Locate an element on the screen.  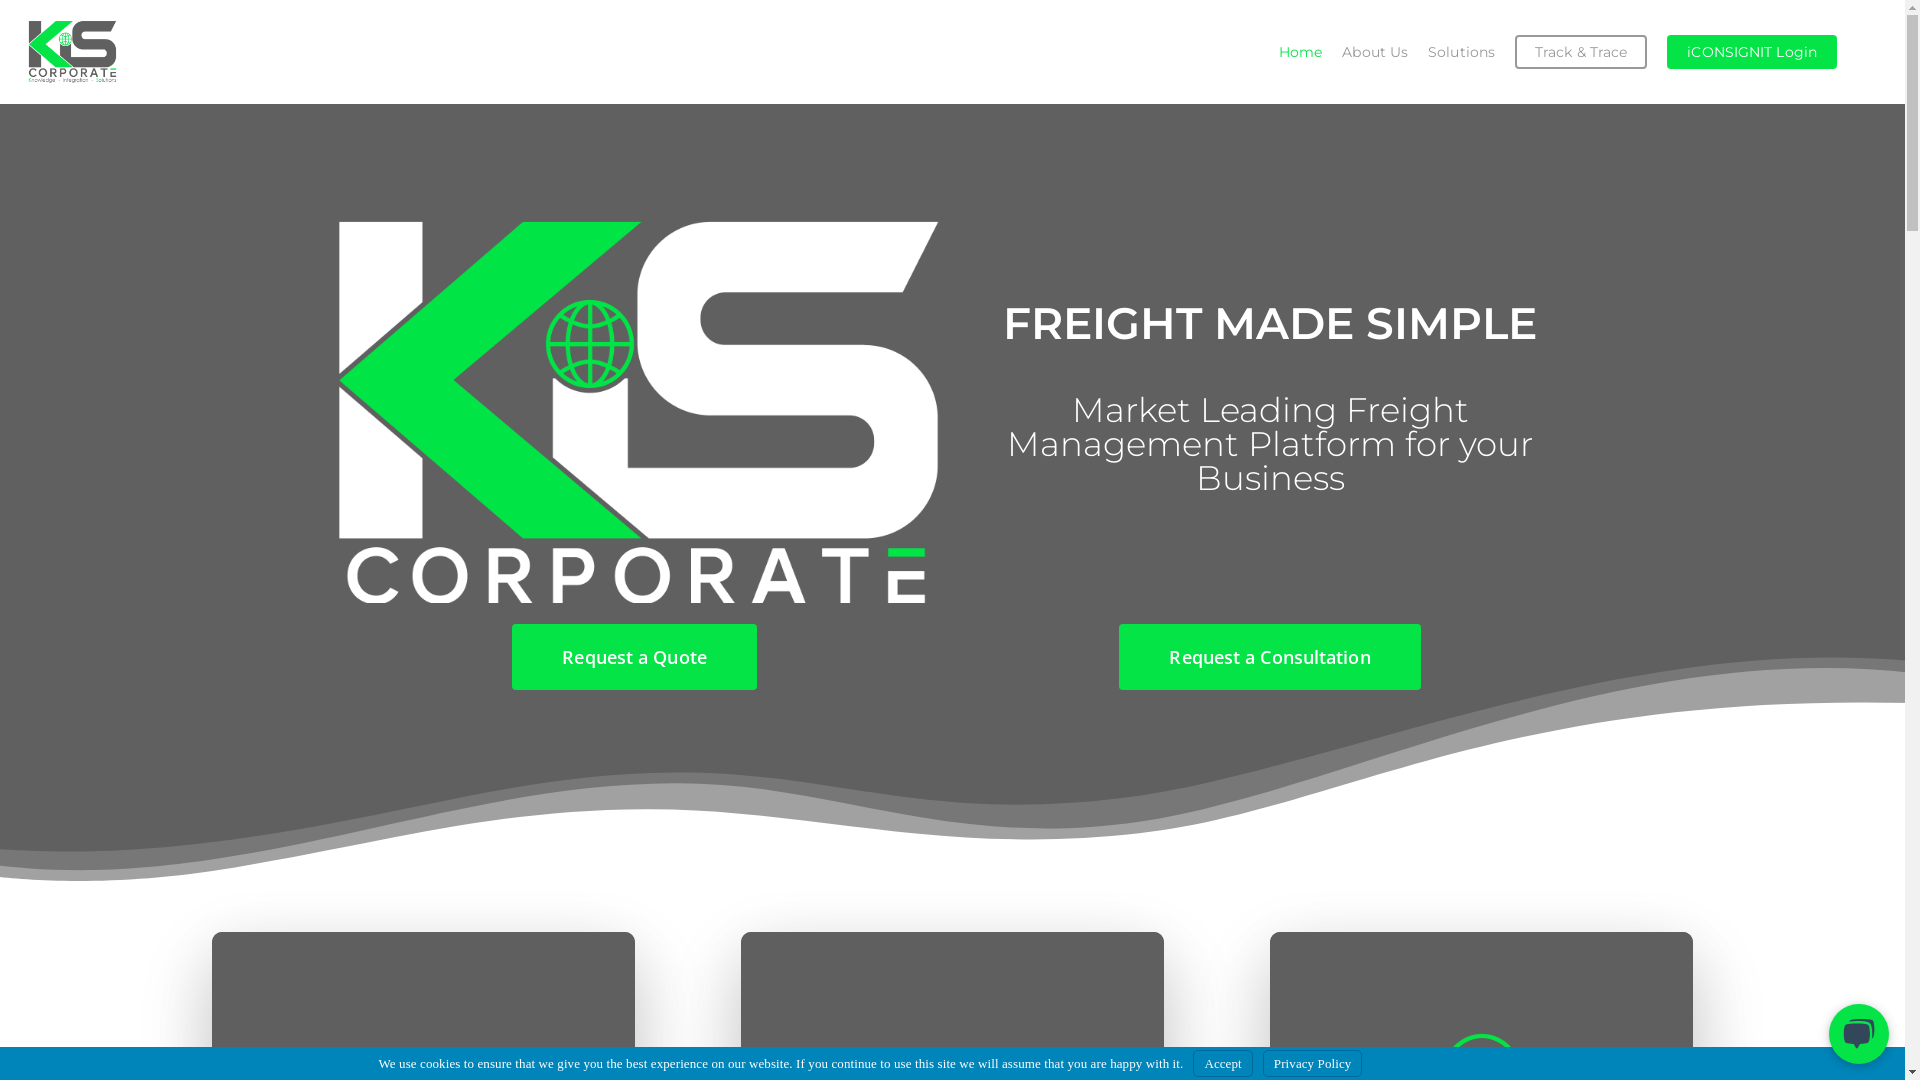
'Privacy Policy' is located at coordinates (1313, 1062).